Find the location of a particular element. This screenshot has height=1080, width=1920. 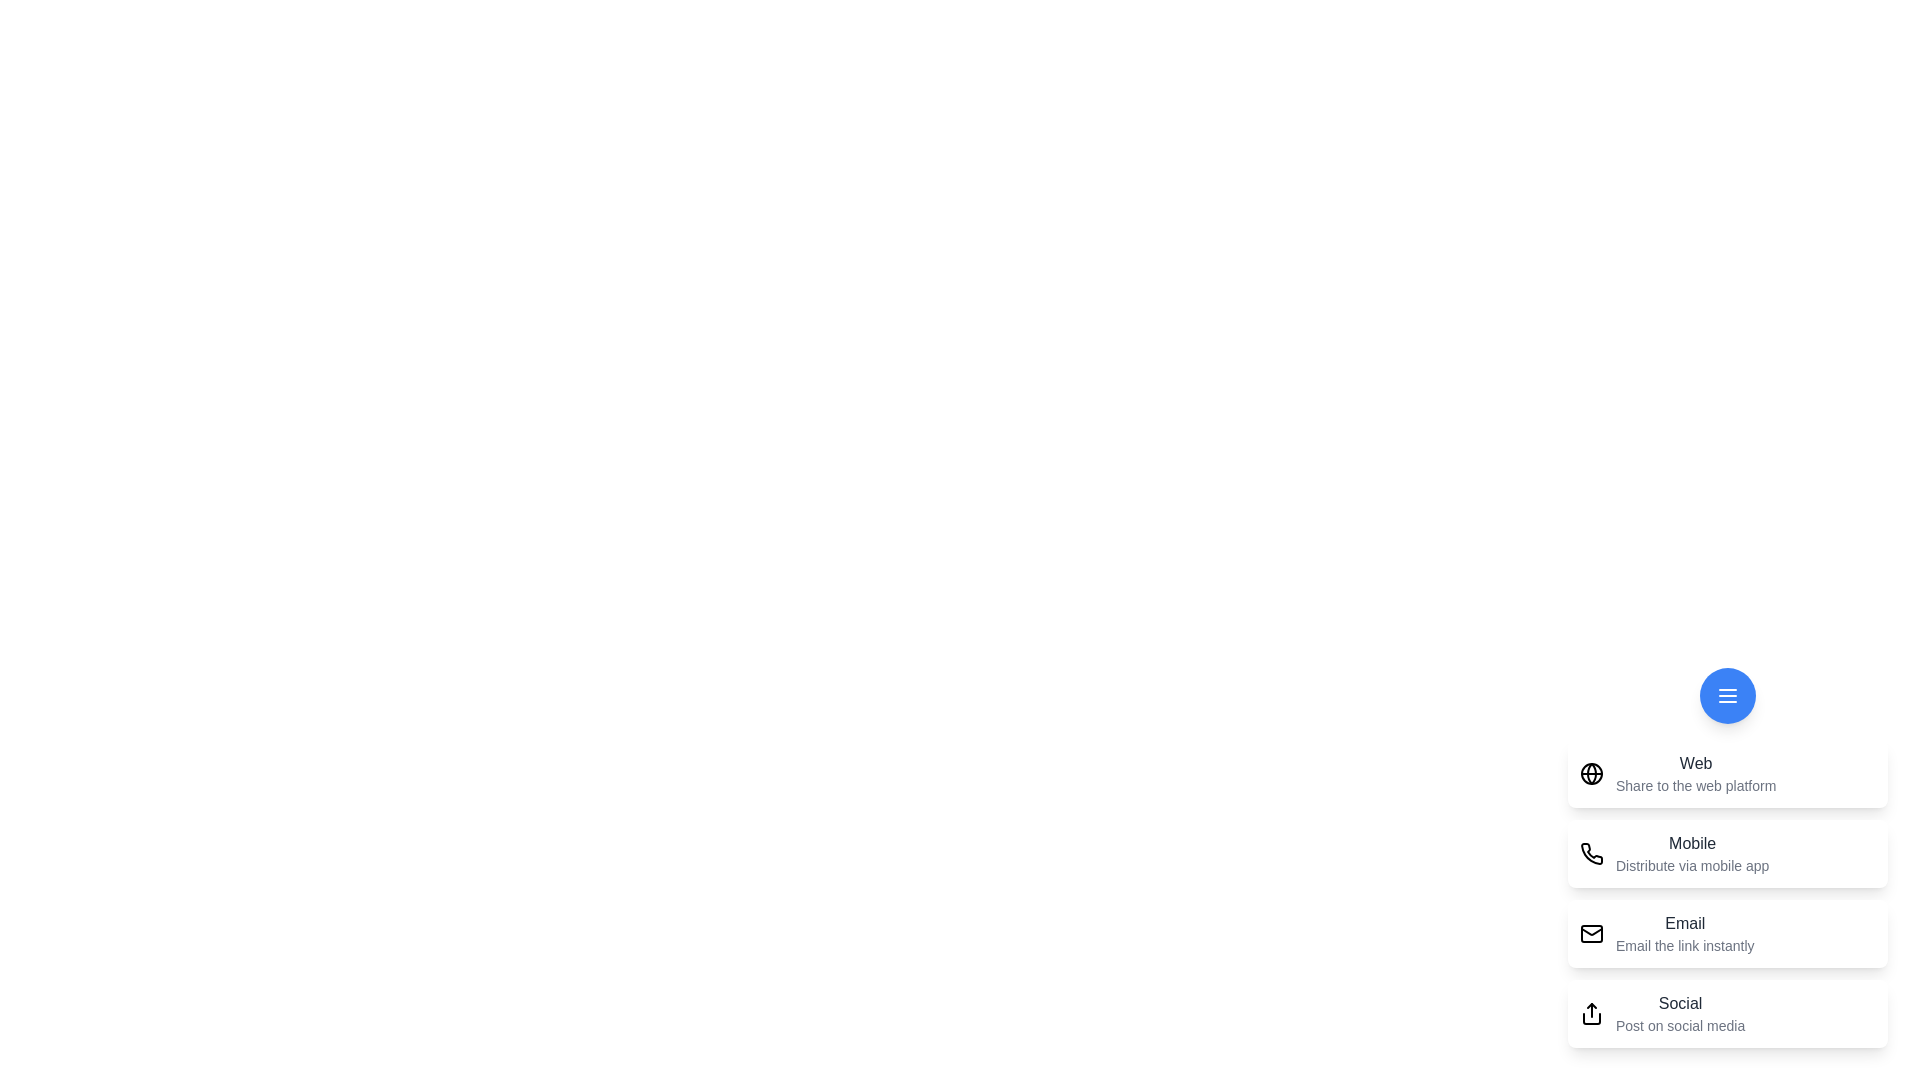

the sharing option Email from the menu is located at coordinates (1727, 933).